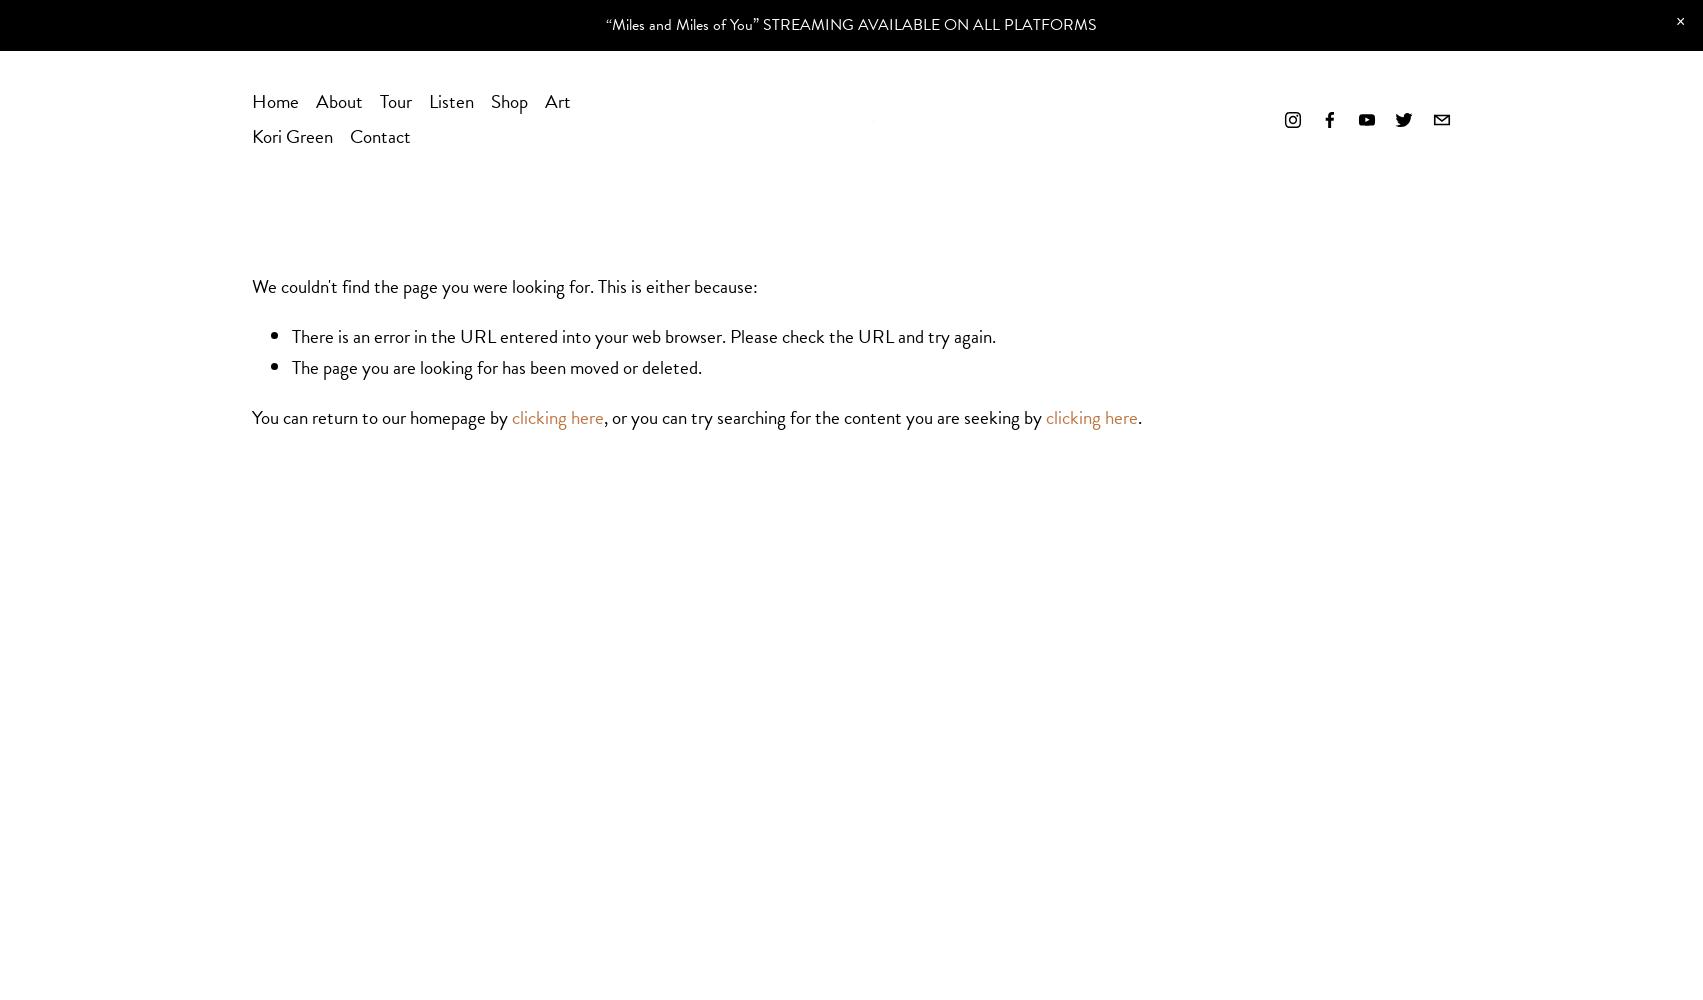 The image size is (1703, 1000). What do you see at coordinates (851, 24) in the screenshot?
I see `'“Miles and Miles of You” STREAMING AVAILABLE ON ALL PLATFORMS'` at bounding box center [851, 24].